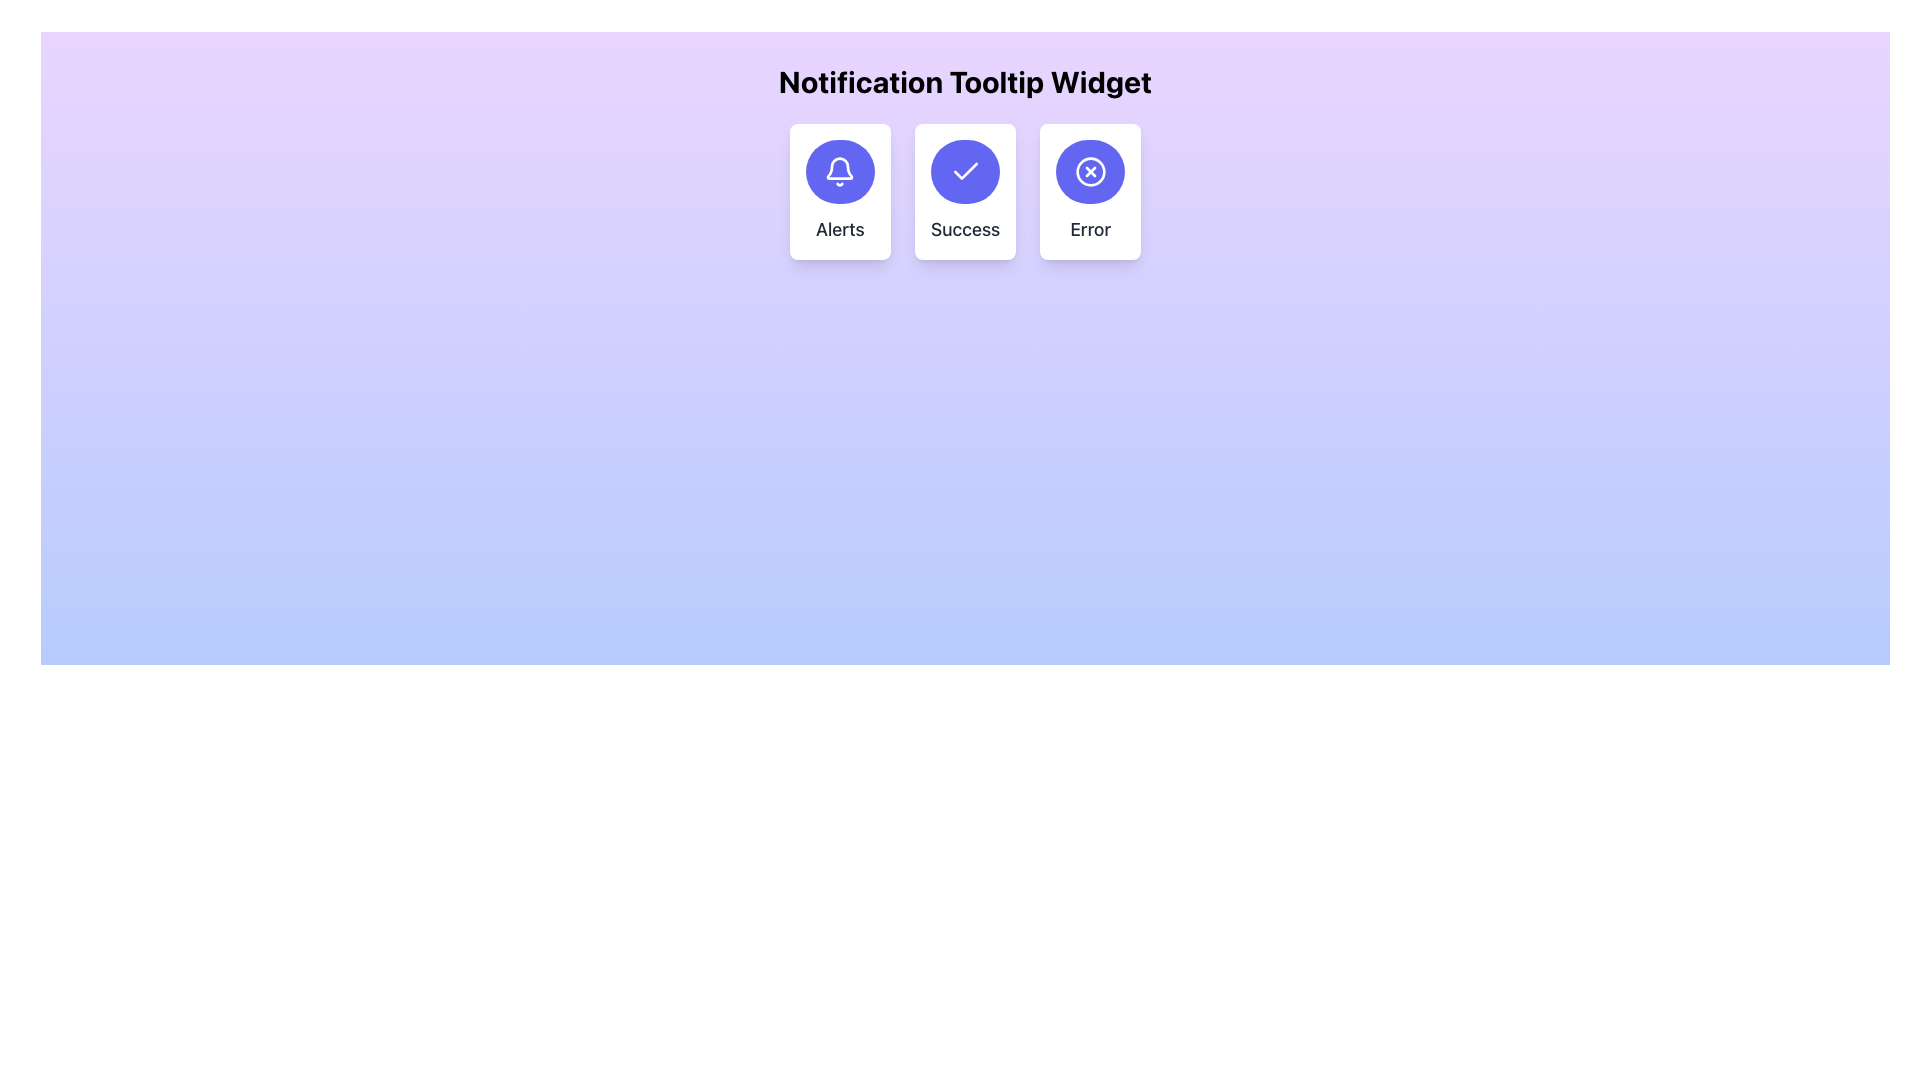 This screenshot has height=1080, width=1920. Describe the element at coordinates (1089, 229) in the screenshot. I see `the text label indicating an 'Error' state, positioned at the bottom center of the rightmost card, directly below the circular icon with an 'X' symbol` at that location.